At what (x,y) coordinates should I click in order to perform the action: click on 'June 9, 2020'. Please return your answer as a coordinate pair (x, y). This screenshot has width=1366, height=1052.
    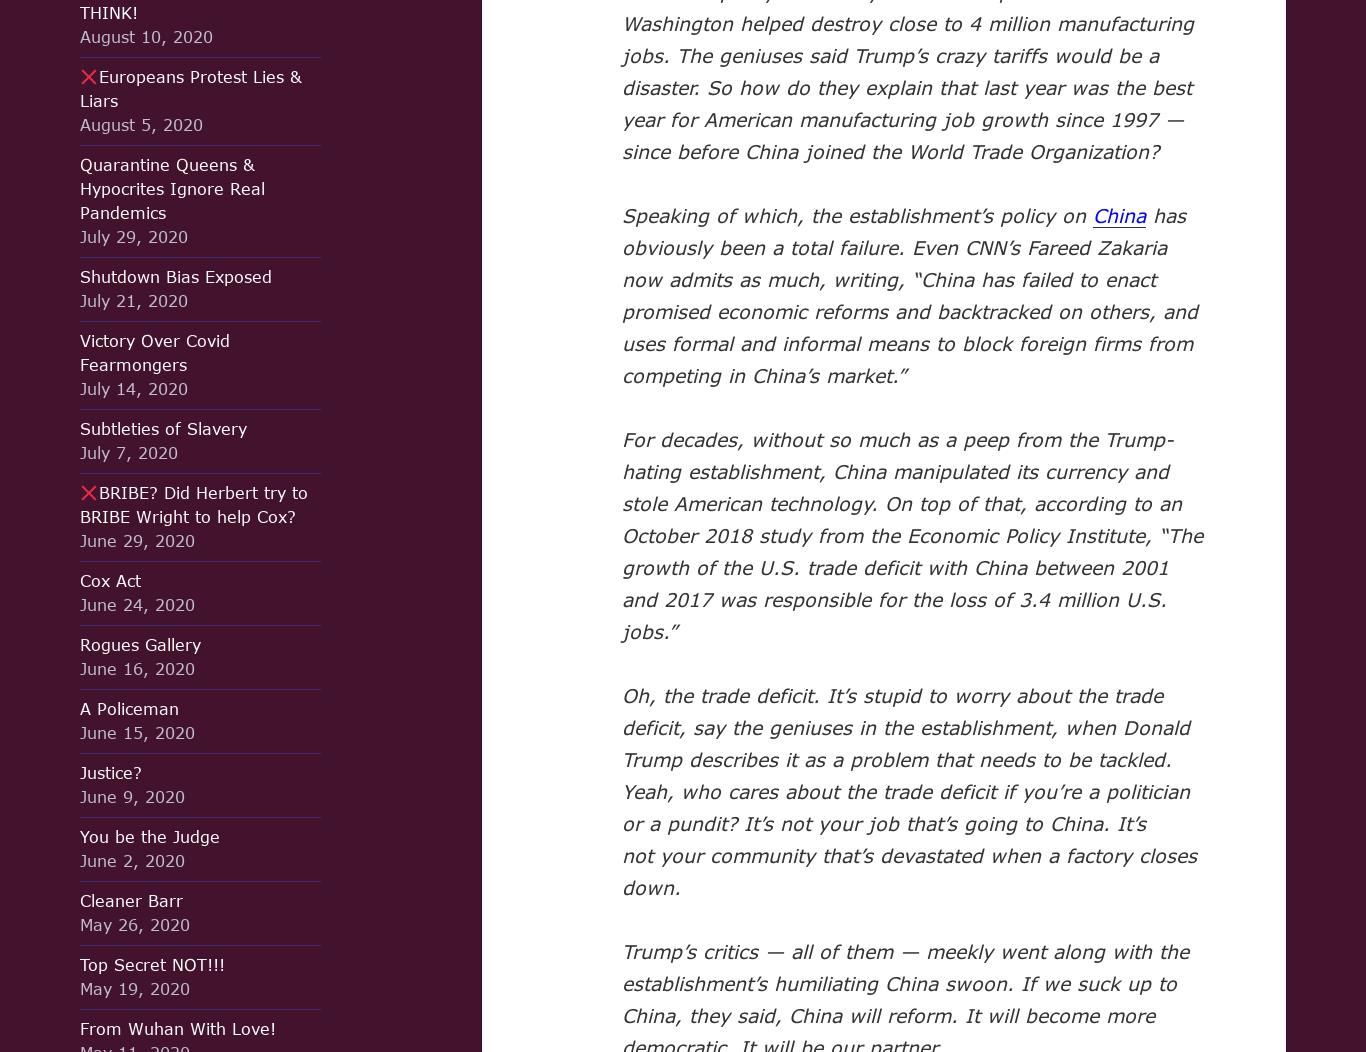
    Looking at the image, I should click on (80, 796).